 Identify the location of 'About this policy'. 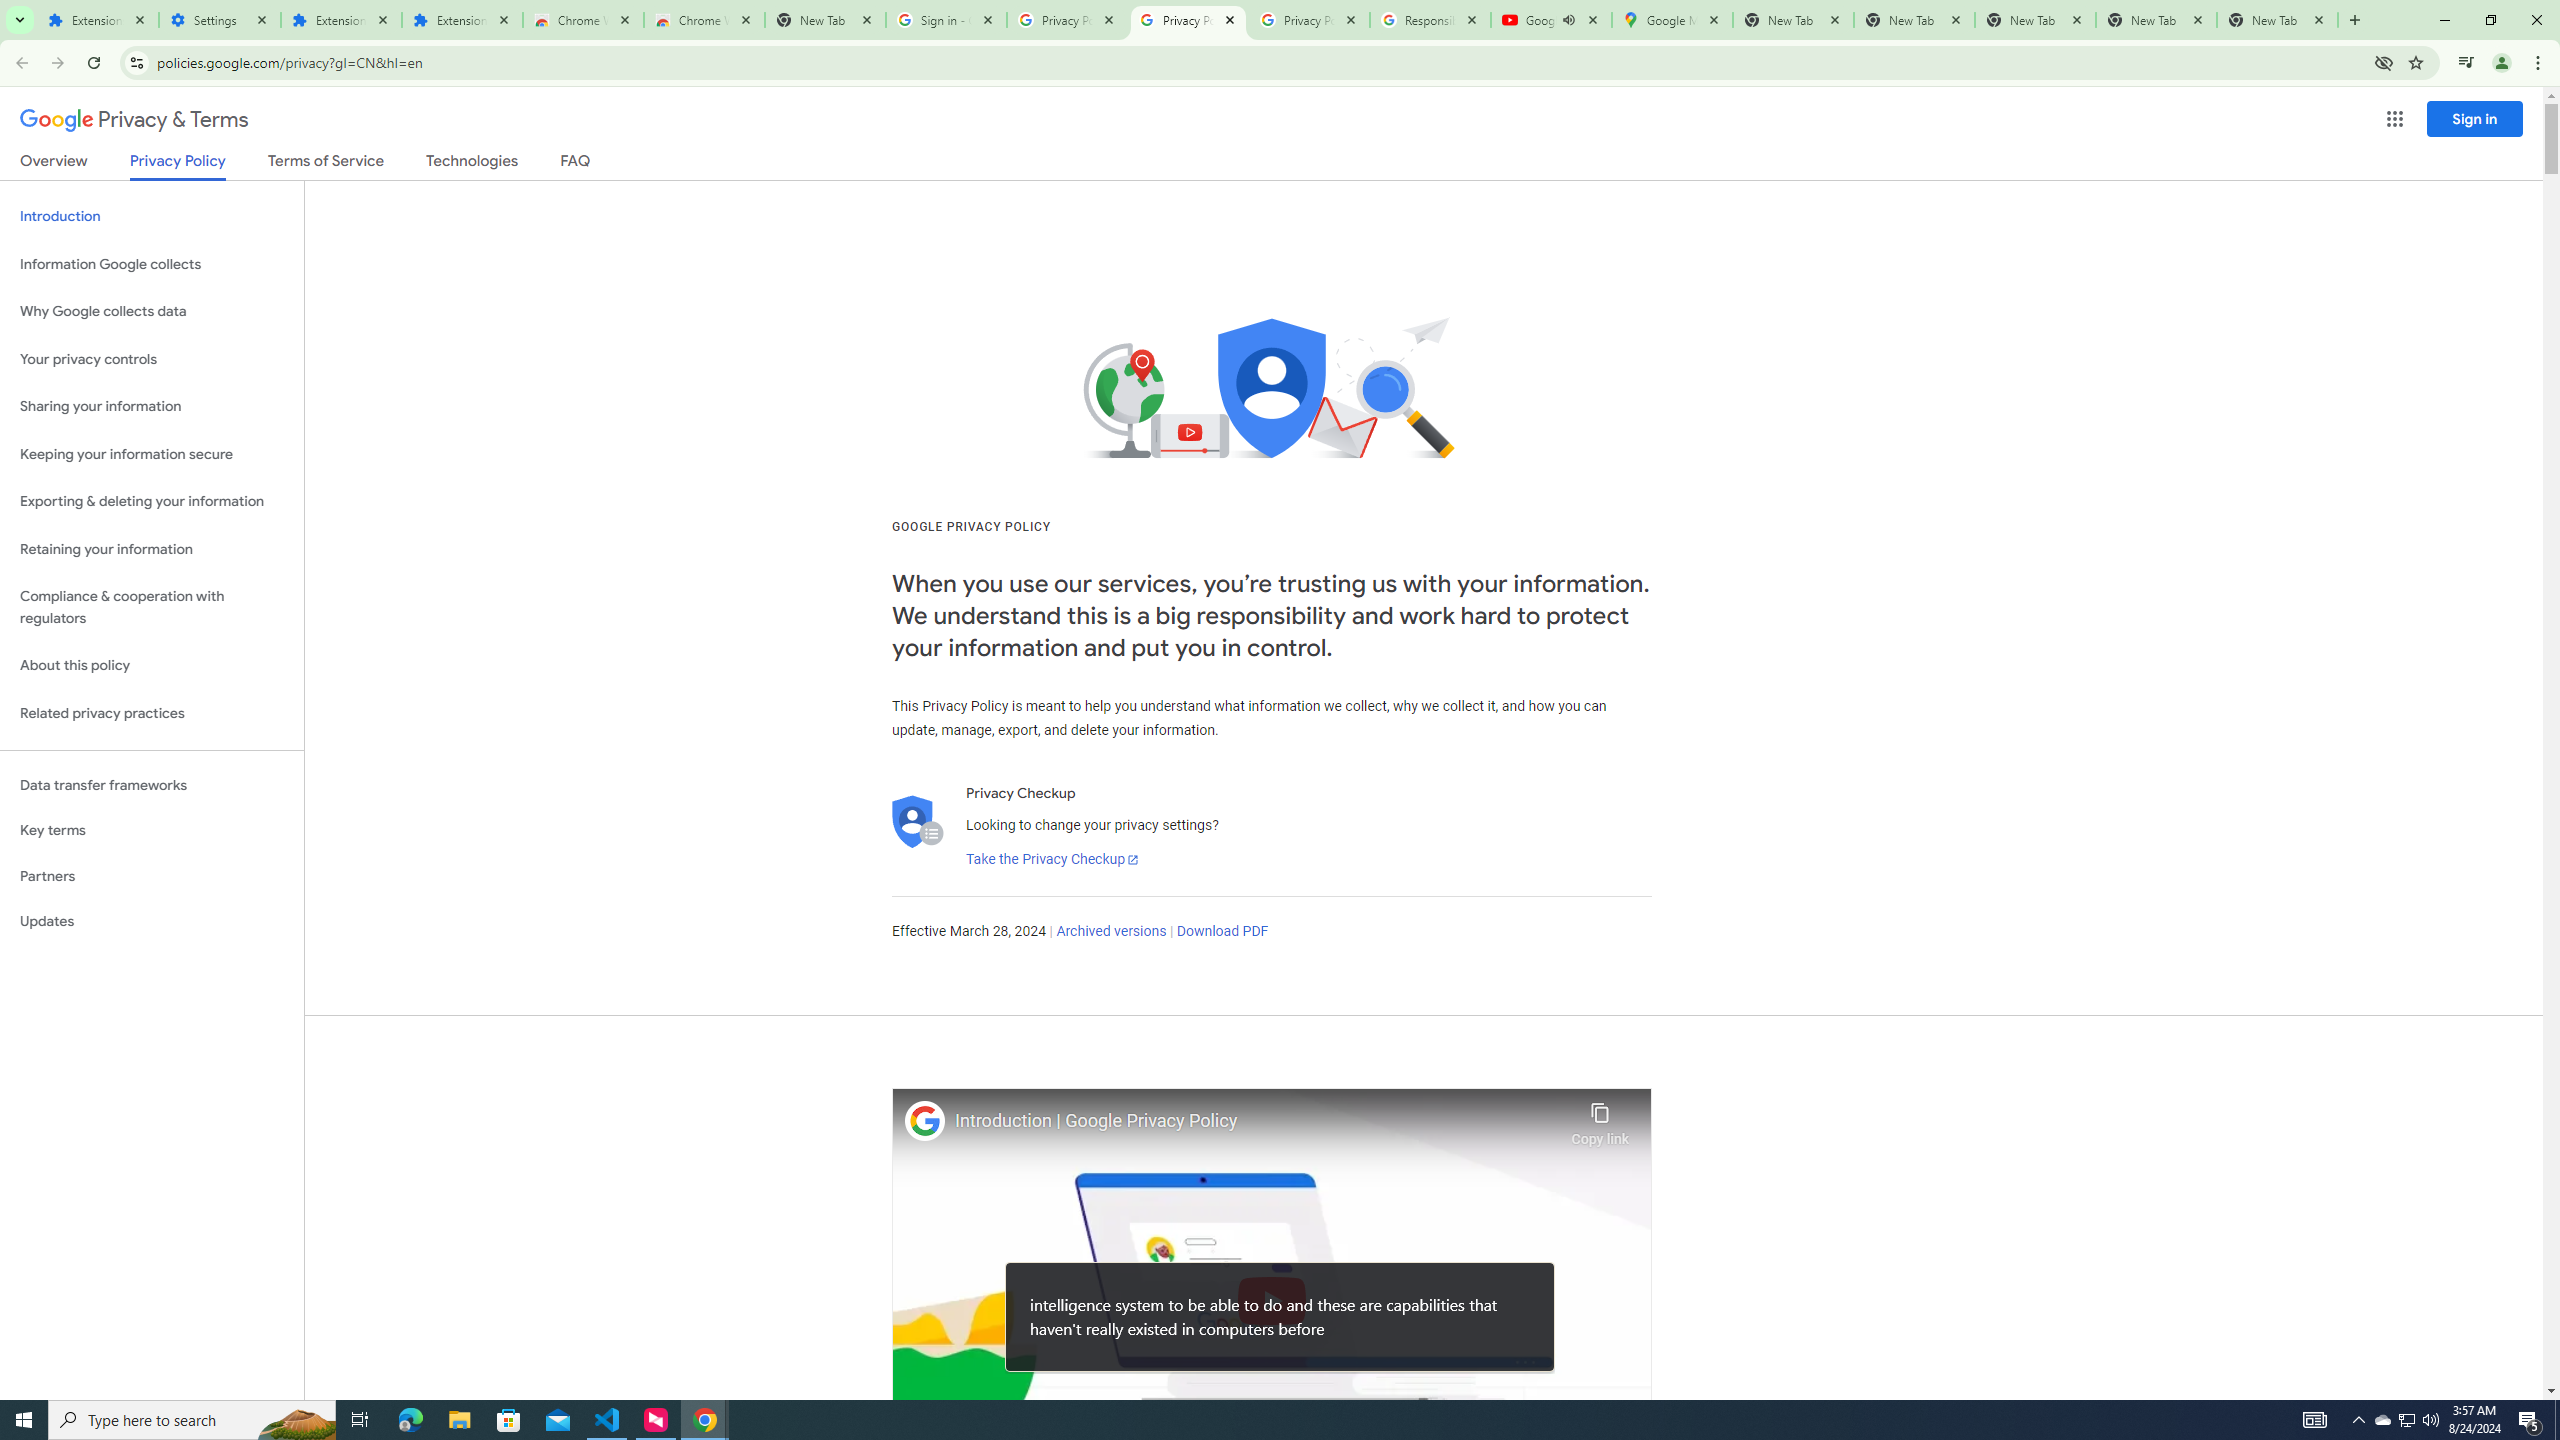
(151, 666).